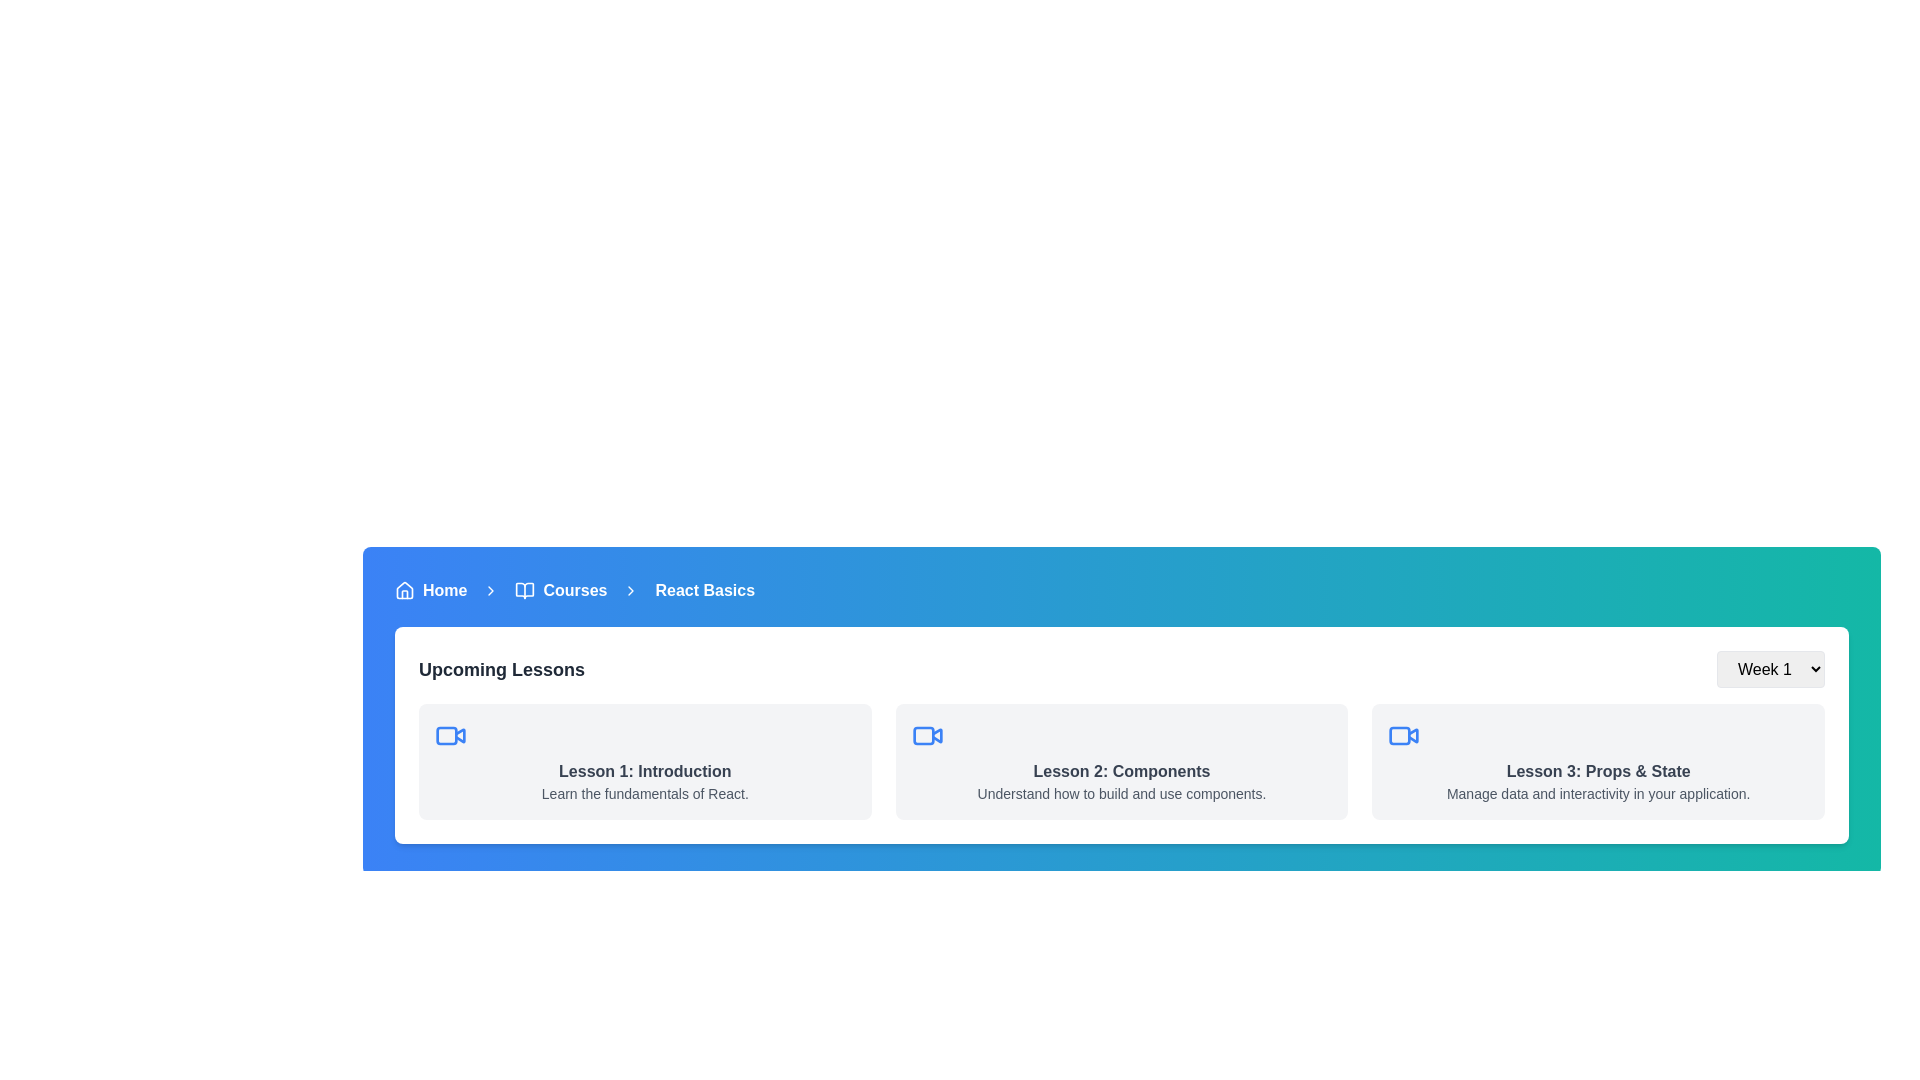 The image size is (1920, 1080). Describe the element at coordinates (403, 589) in the screenshot. I see `the 'Home' navigation icon in the breadcrumb located at the top-left corner of the interface by moving to its center point` at that location.